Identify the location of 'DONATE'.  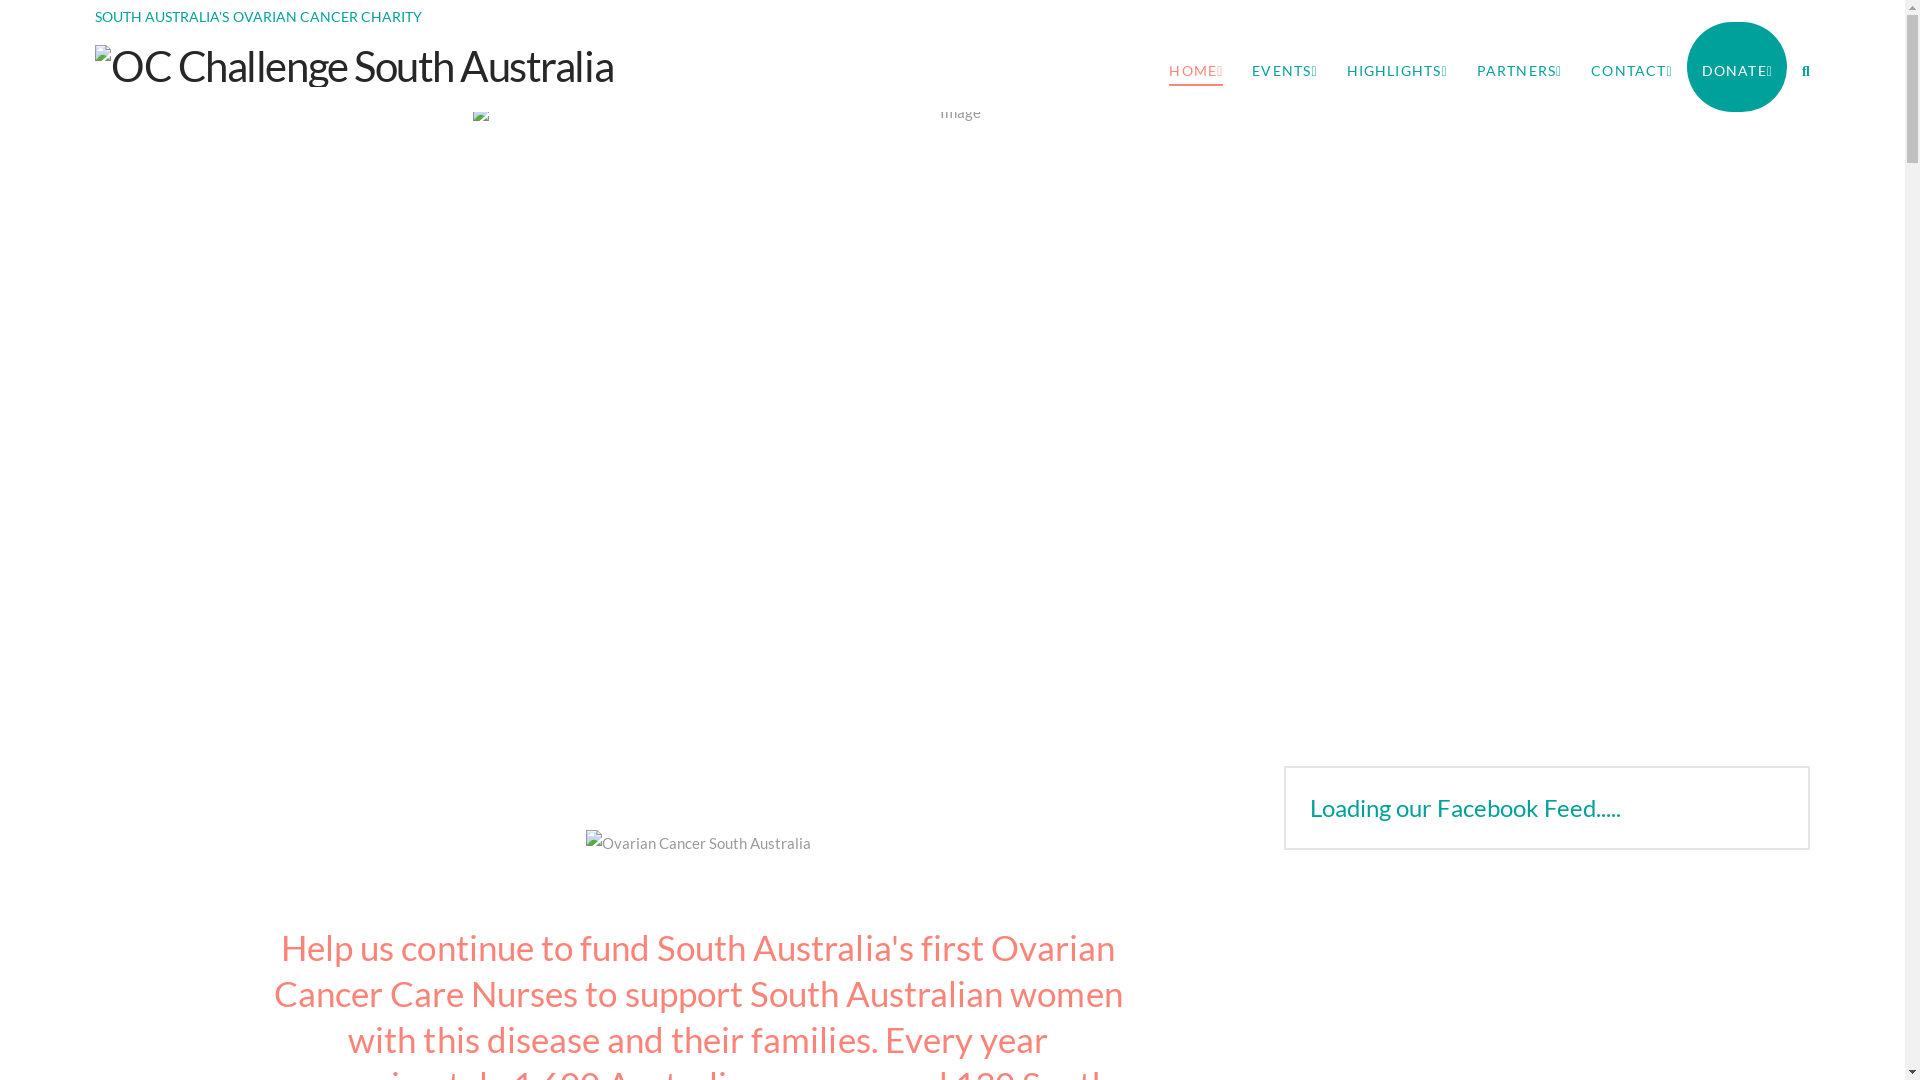
(1736, 65).